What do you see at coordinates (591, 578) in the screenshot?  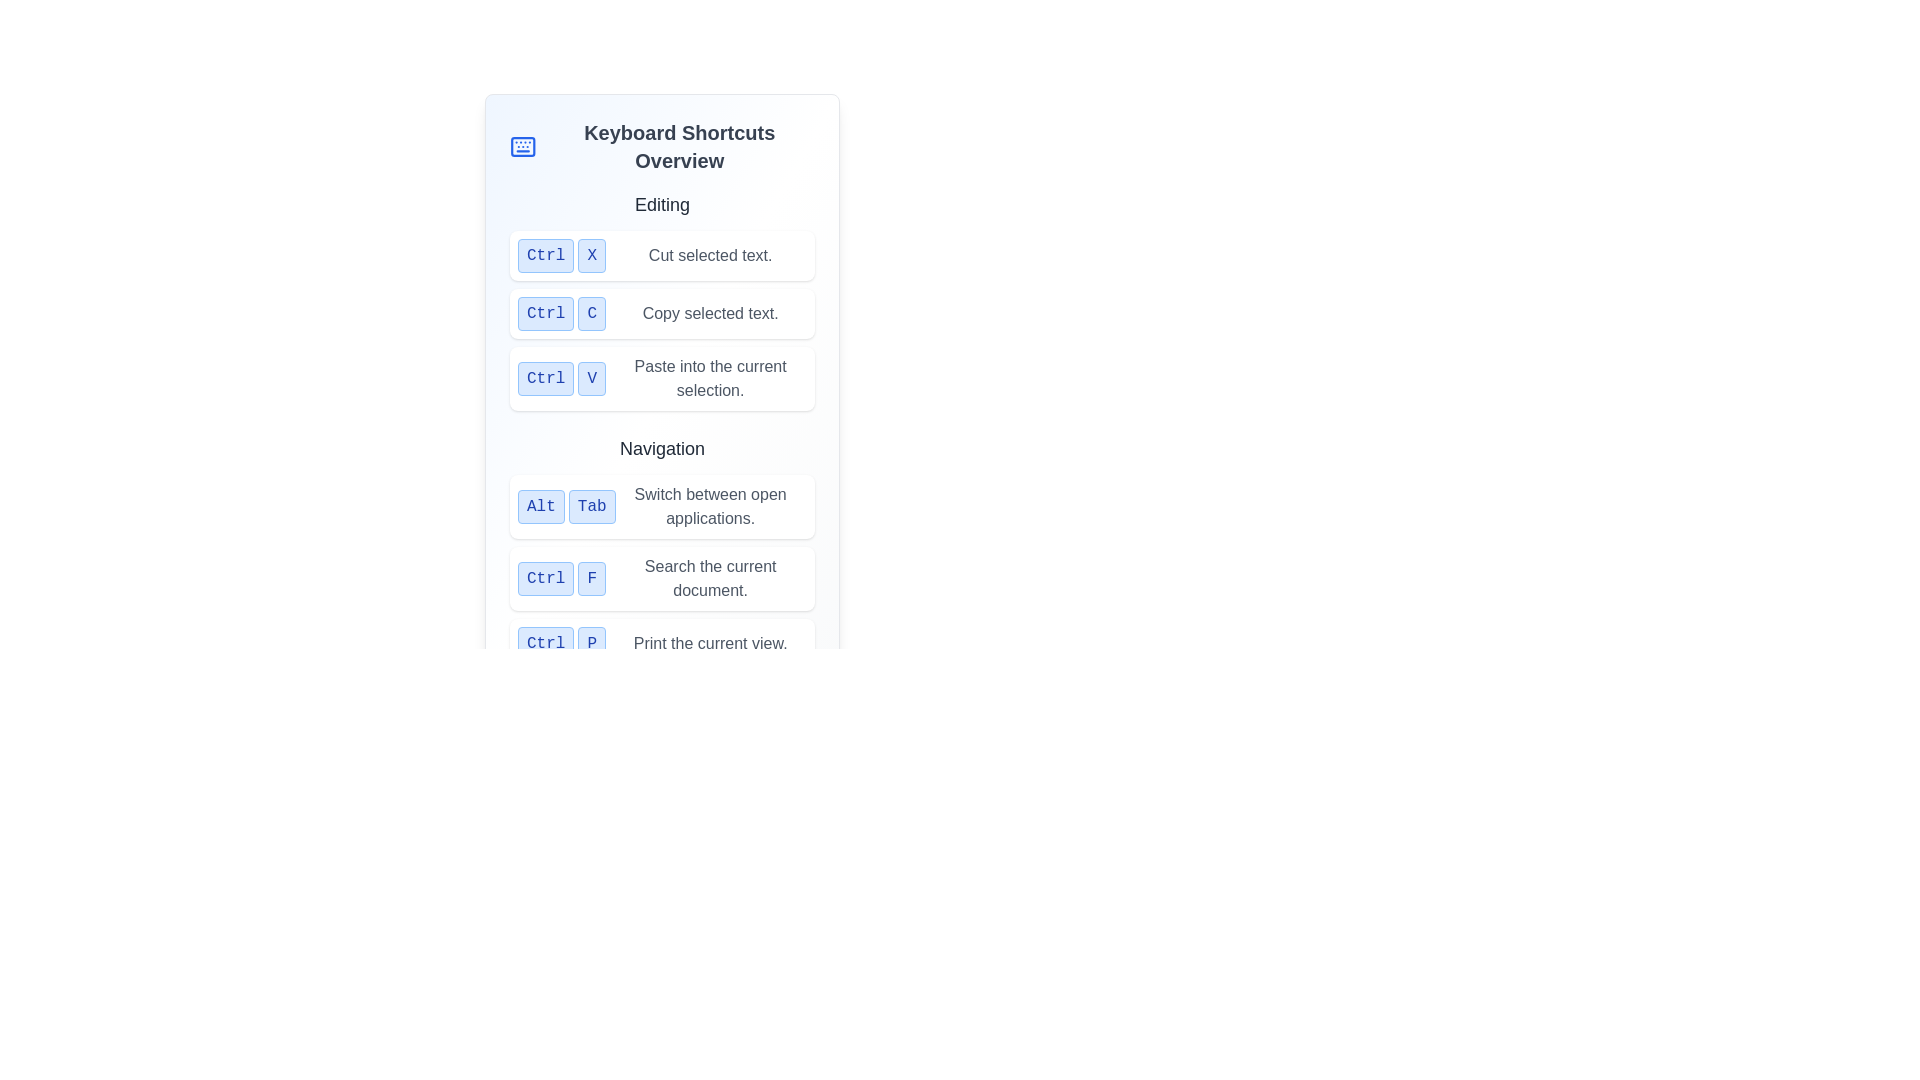 I see `the 'F' key button in the shortcut combination located in the 'Navigation' section, which is visually represented as the second button next to the 'Ctrl' button` at bounding box center [591, 578].